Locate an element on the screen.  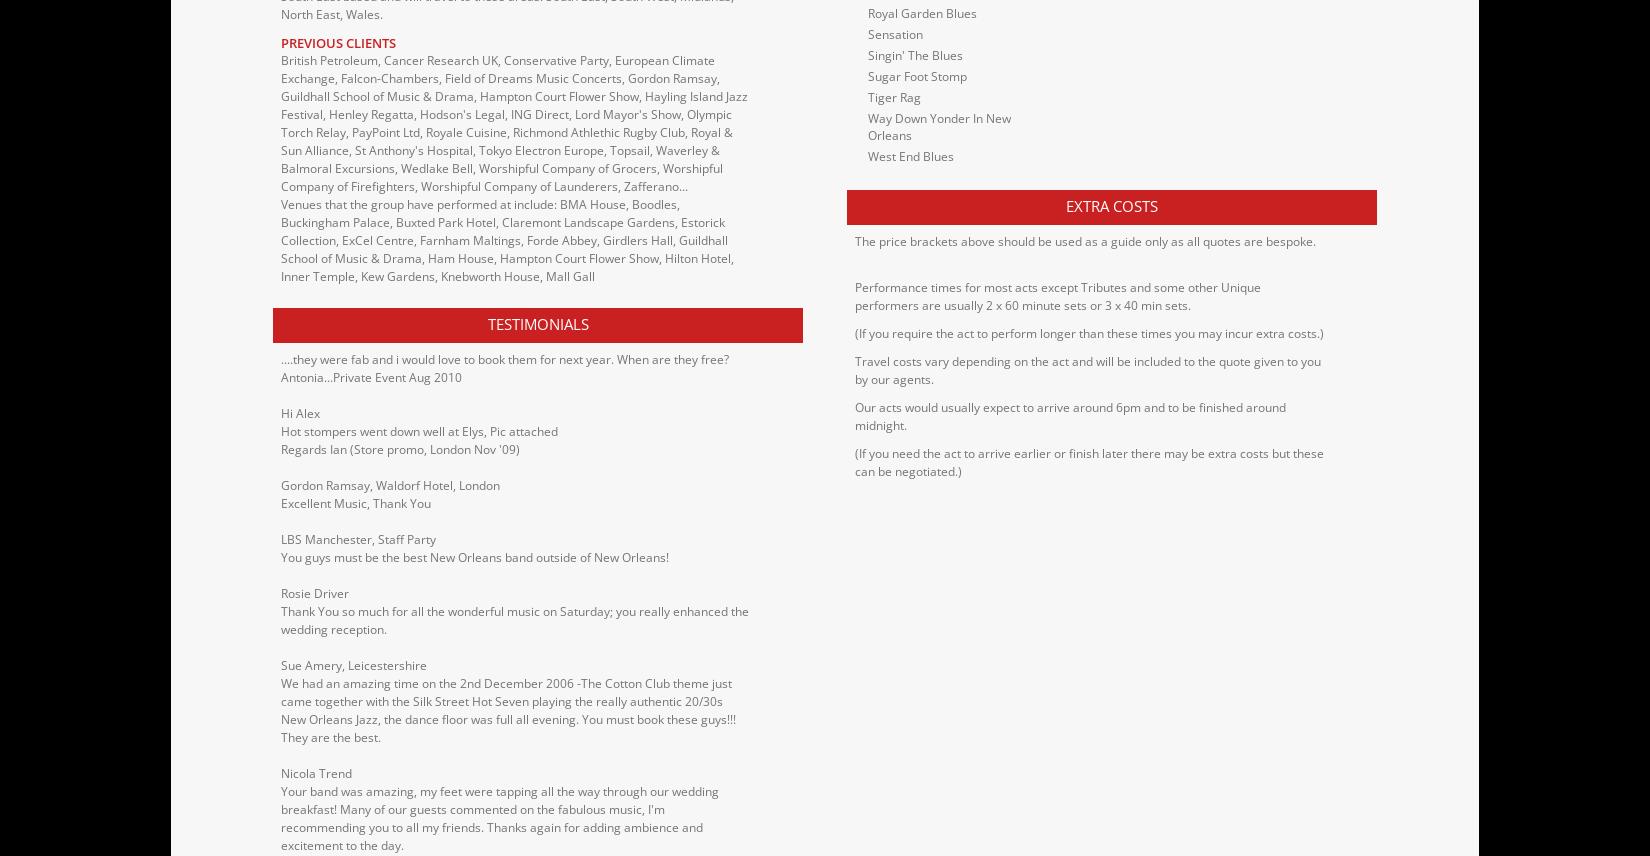
'Tiger Rag' is located at coordinates (894, 96).